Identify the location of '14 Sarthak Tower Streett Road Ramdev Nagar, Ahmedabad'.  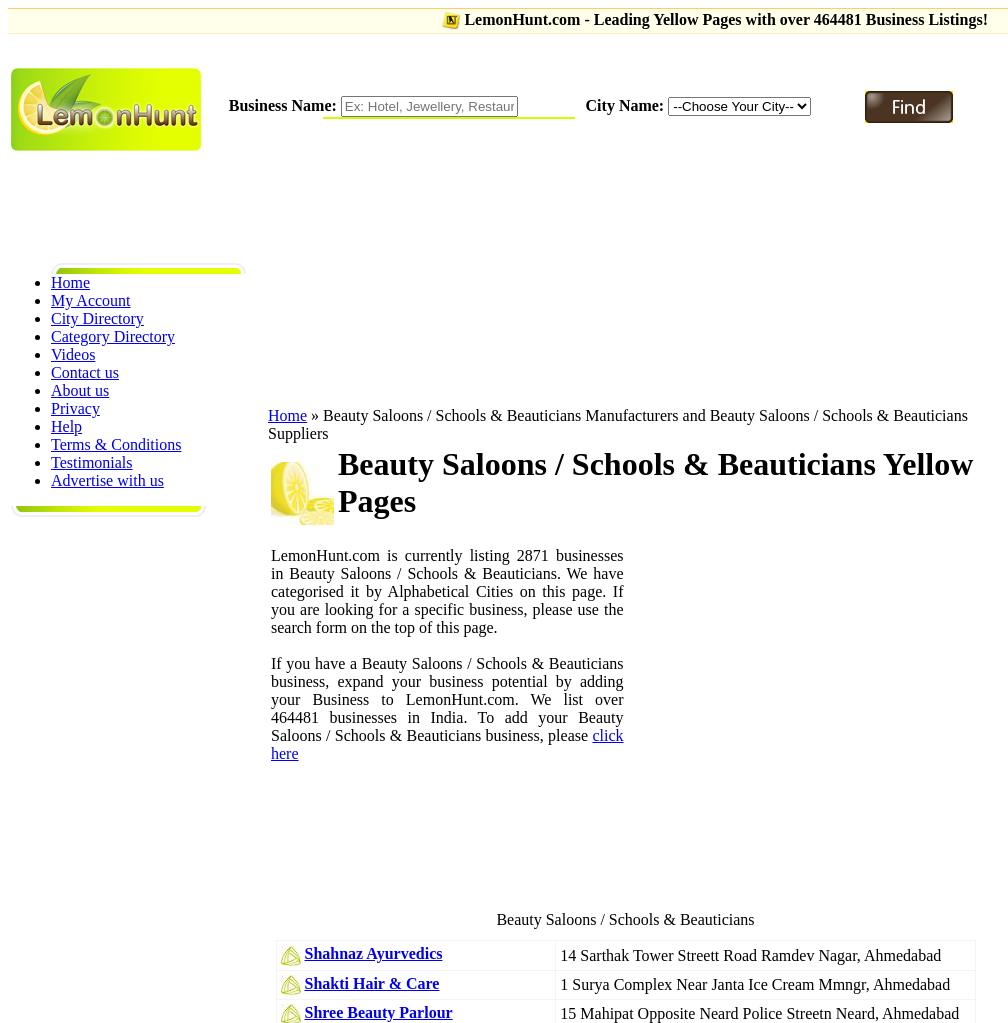
(750, 954).